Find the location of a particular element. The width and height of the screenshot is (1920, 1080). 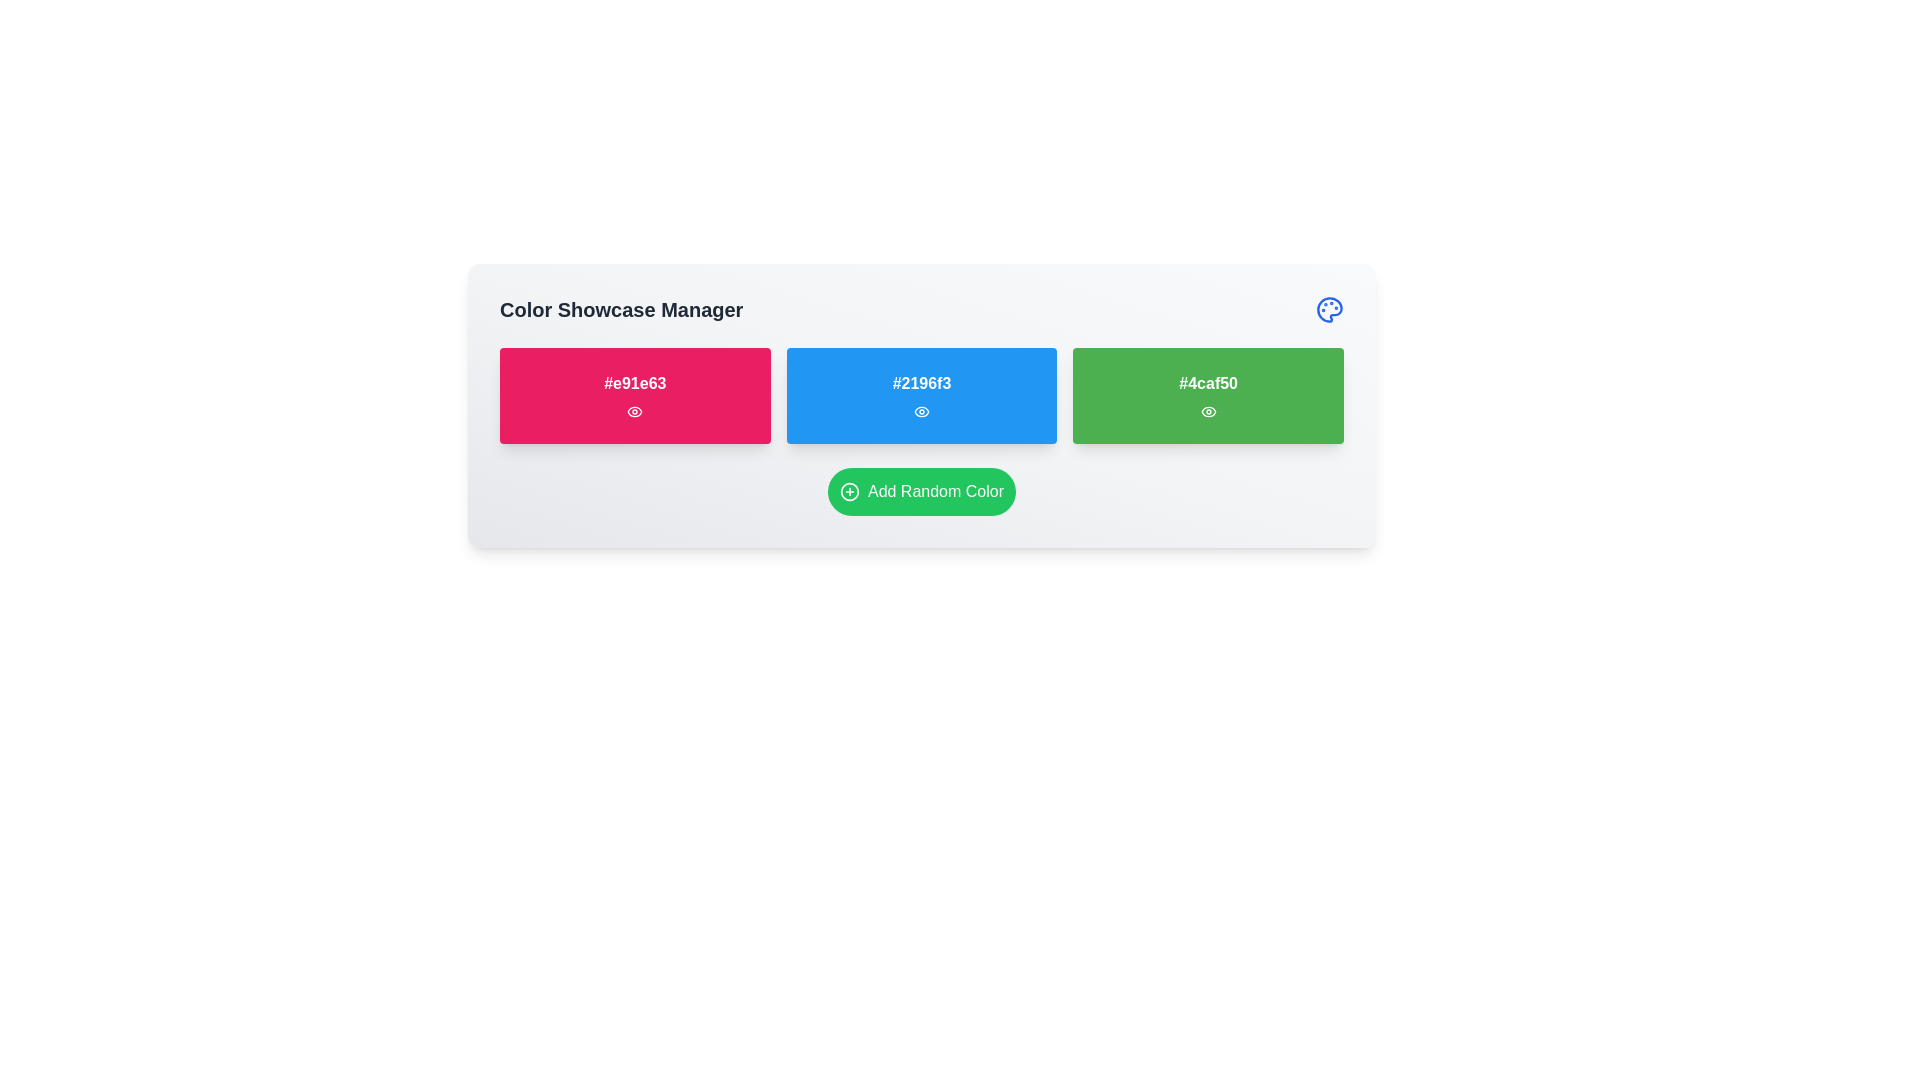

the text label displaying the hexadecimal color code in the 'Color Showcase Manager' section is located at coordinates (634, 384).